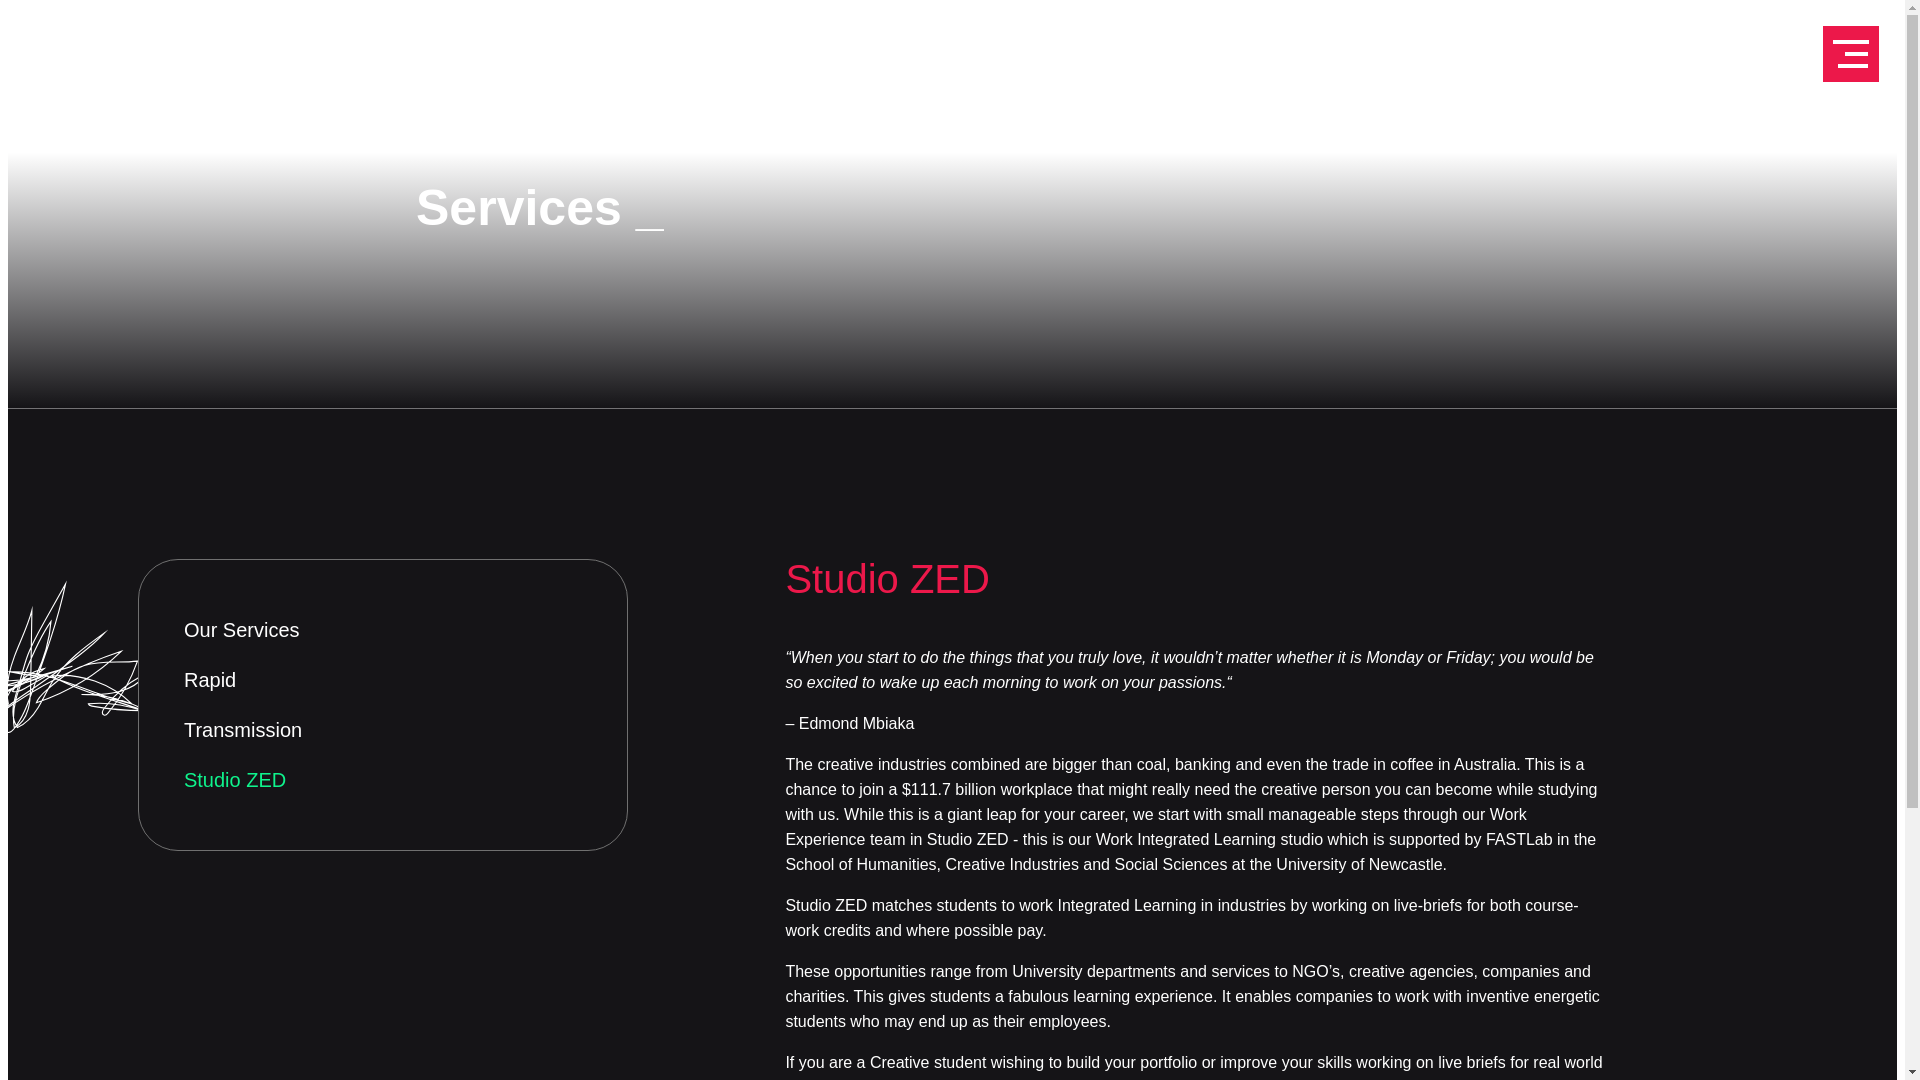 This screenshot has height=1080, width=1920. I want to click on 'Studio ZED', so click(383, 778).